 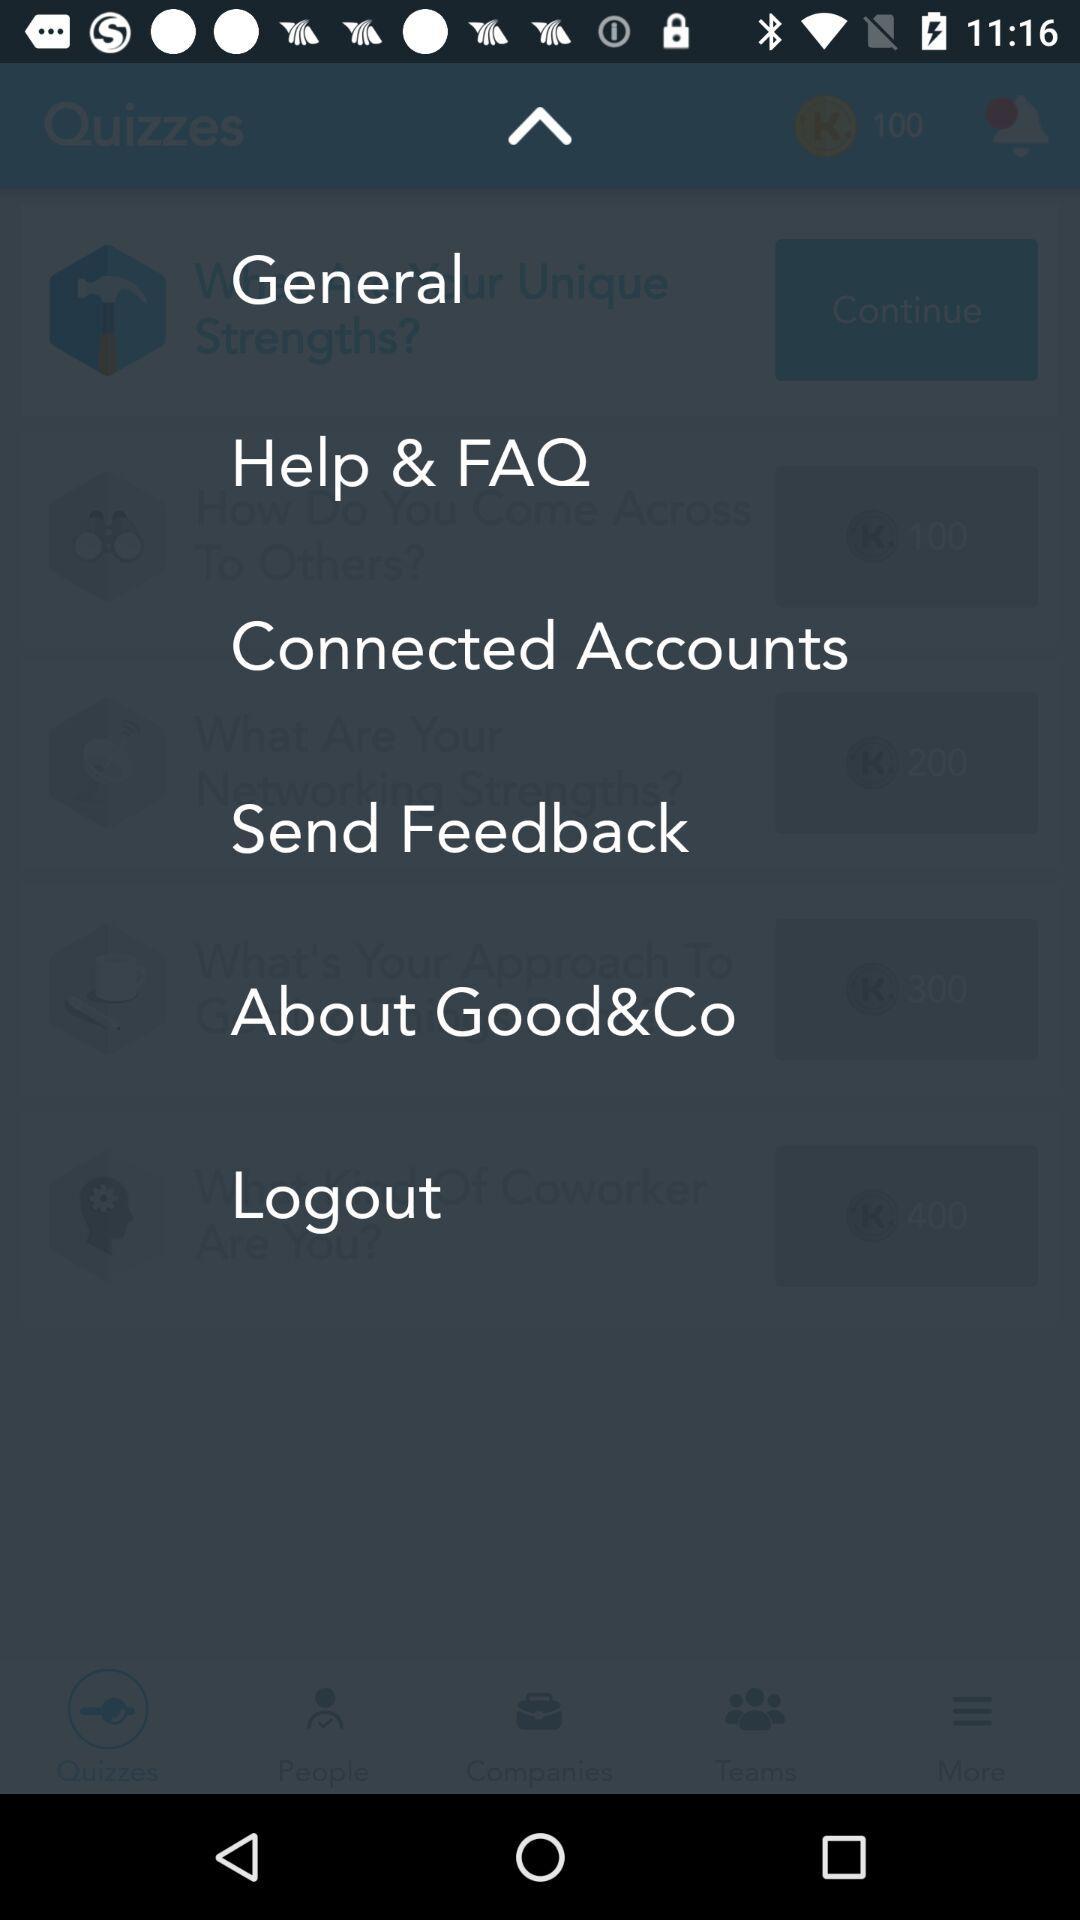 What do you see at coordinates (538, 646) in the screenshot?
I see `icon above the send feedback icon` at bounding box center [538, 646].